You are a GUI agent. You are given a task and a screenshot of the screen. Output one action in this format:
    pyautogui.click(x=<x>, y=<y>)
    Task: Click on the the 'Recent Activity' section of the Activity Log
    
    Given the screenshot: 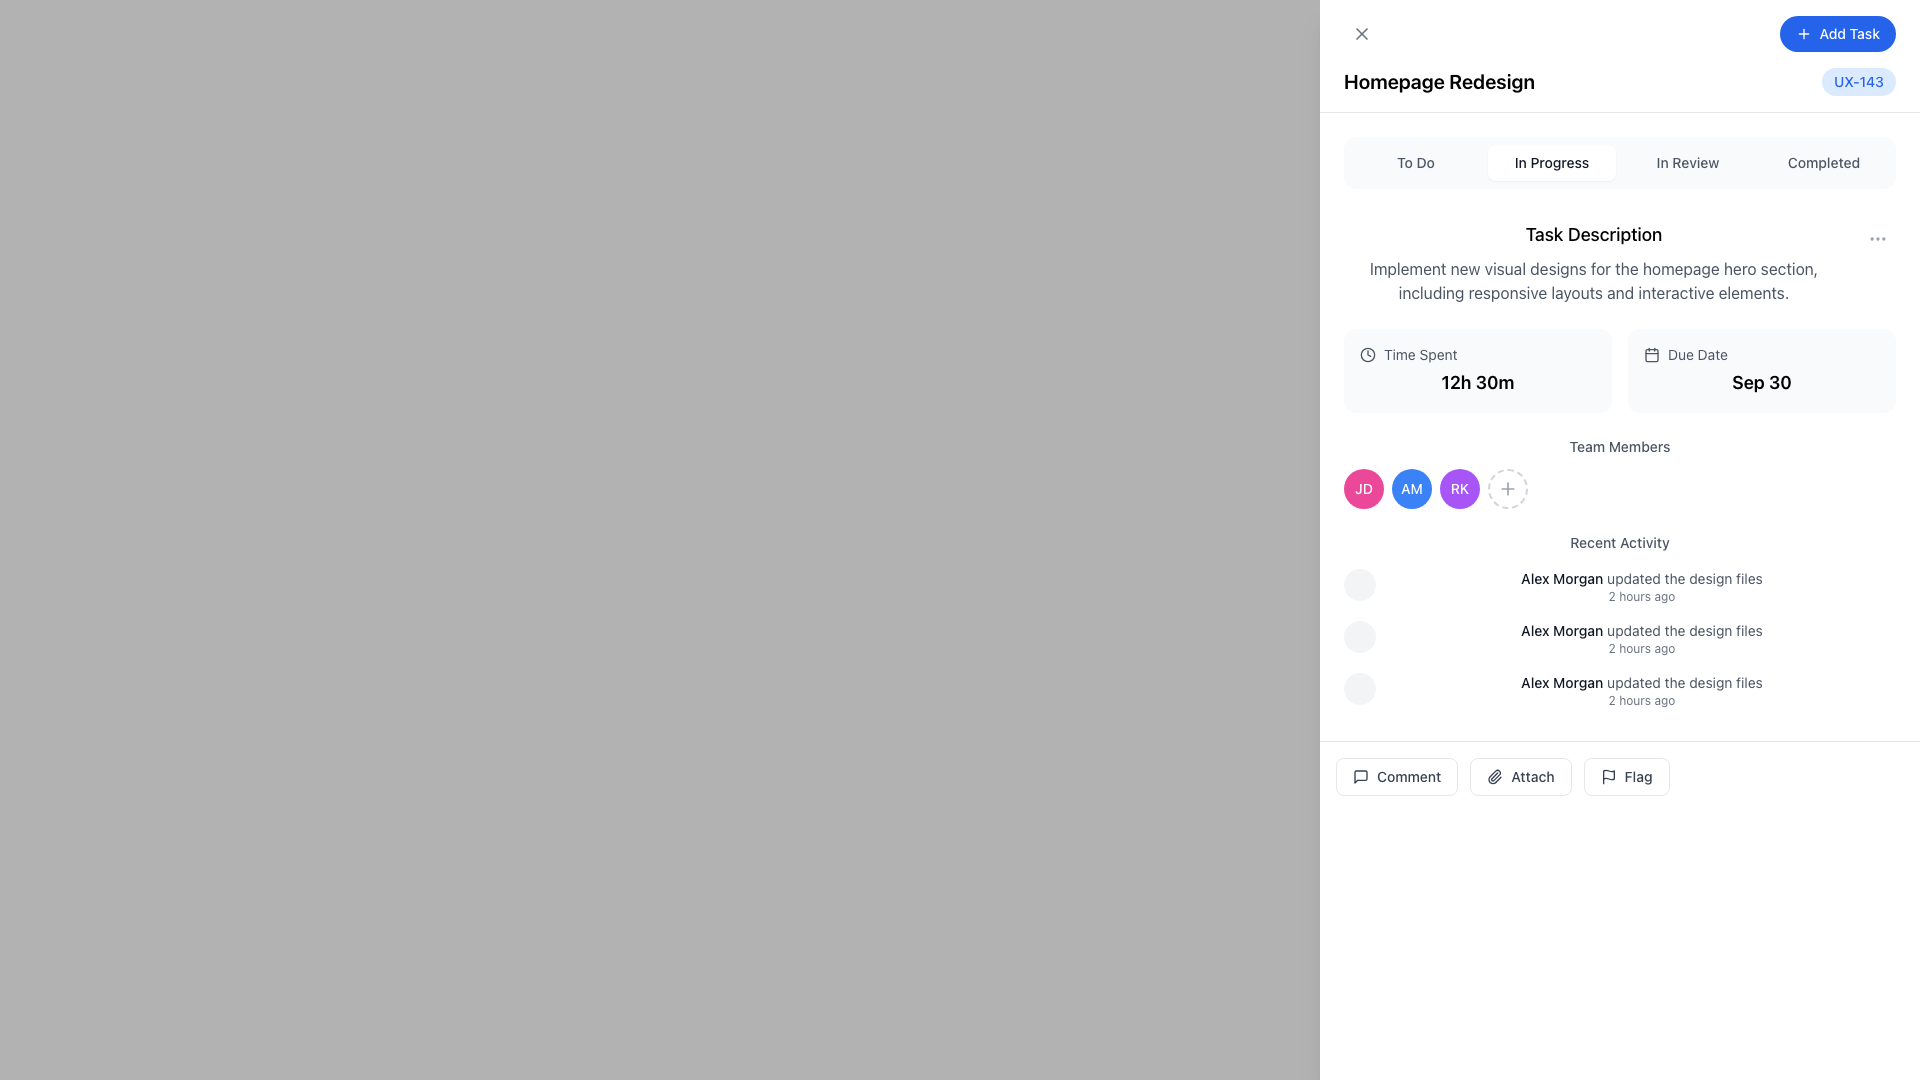 What is the action you would take?
    pyautogui.click(x=1620, y=620)
    